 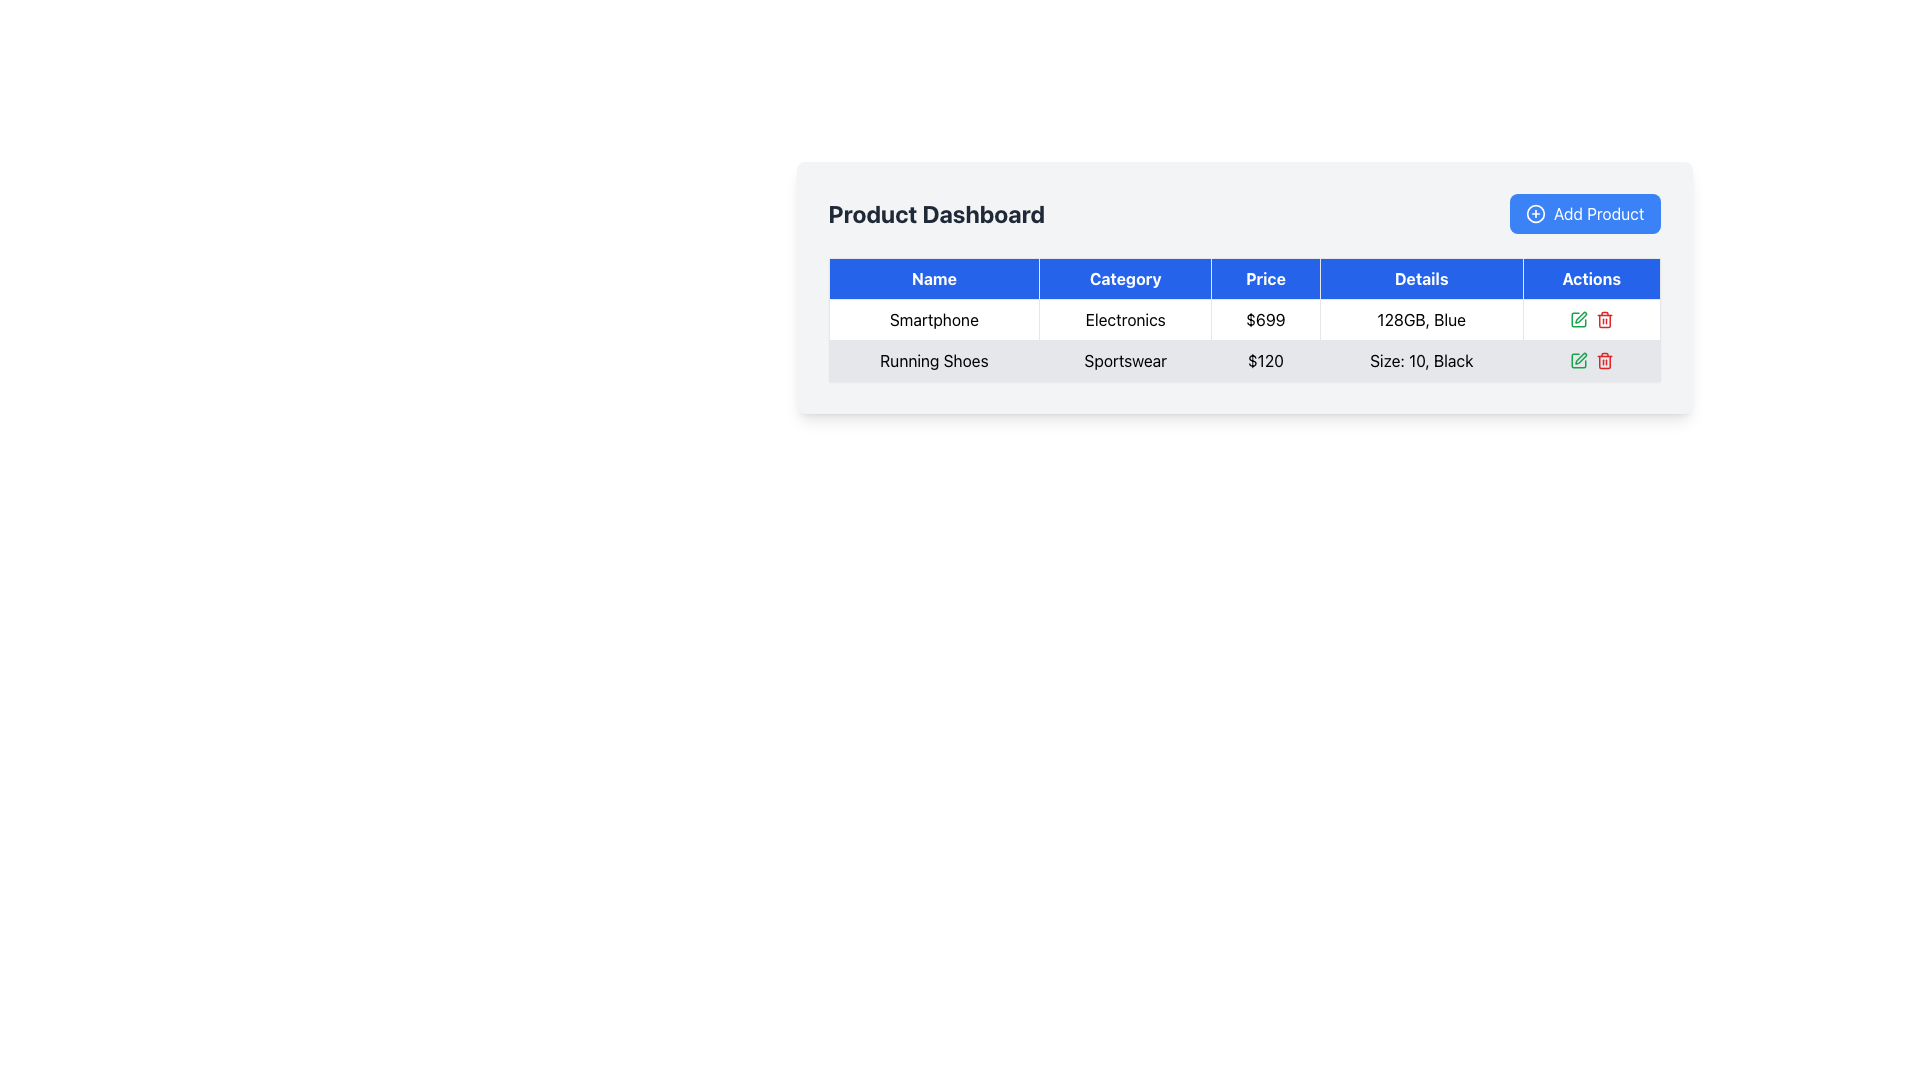 I want to click on the edit icon button located in the 'Actions' column of the first row within the table, so click(x=1579, y=316).